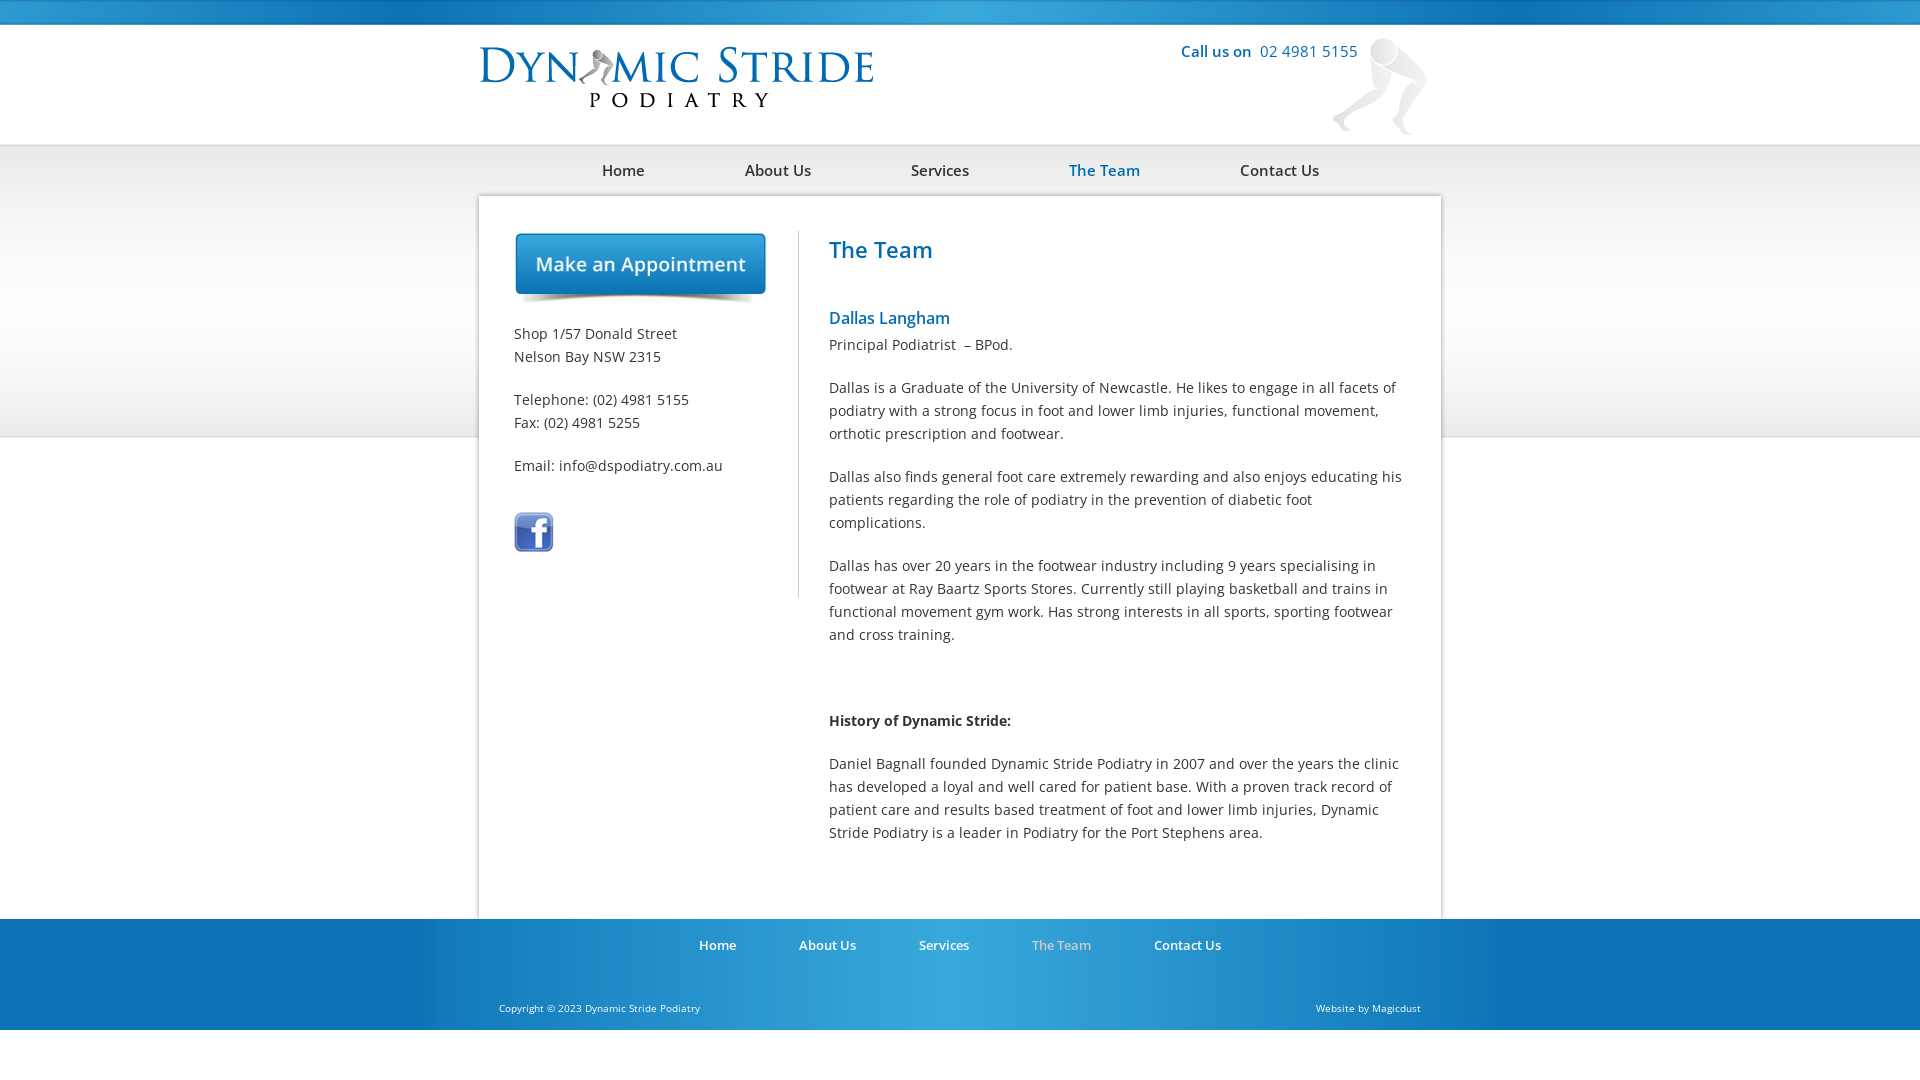  What do you see at coordinates (717, 945) in the screenshot?
I see `'Home'` at bounding box center [717, 945].